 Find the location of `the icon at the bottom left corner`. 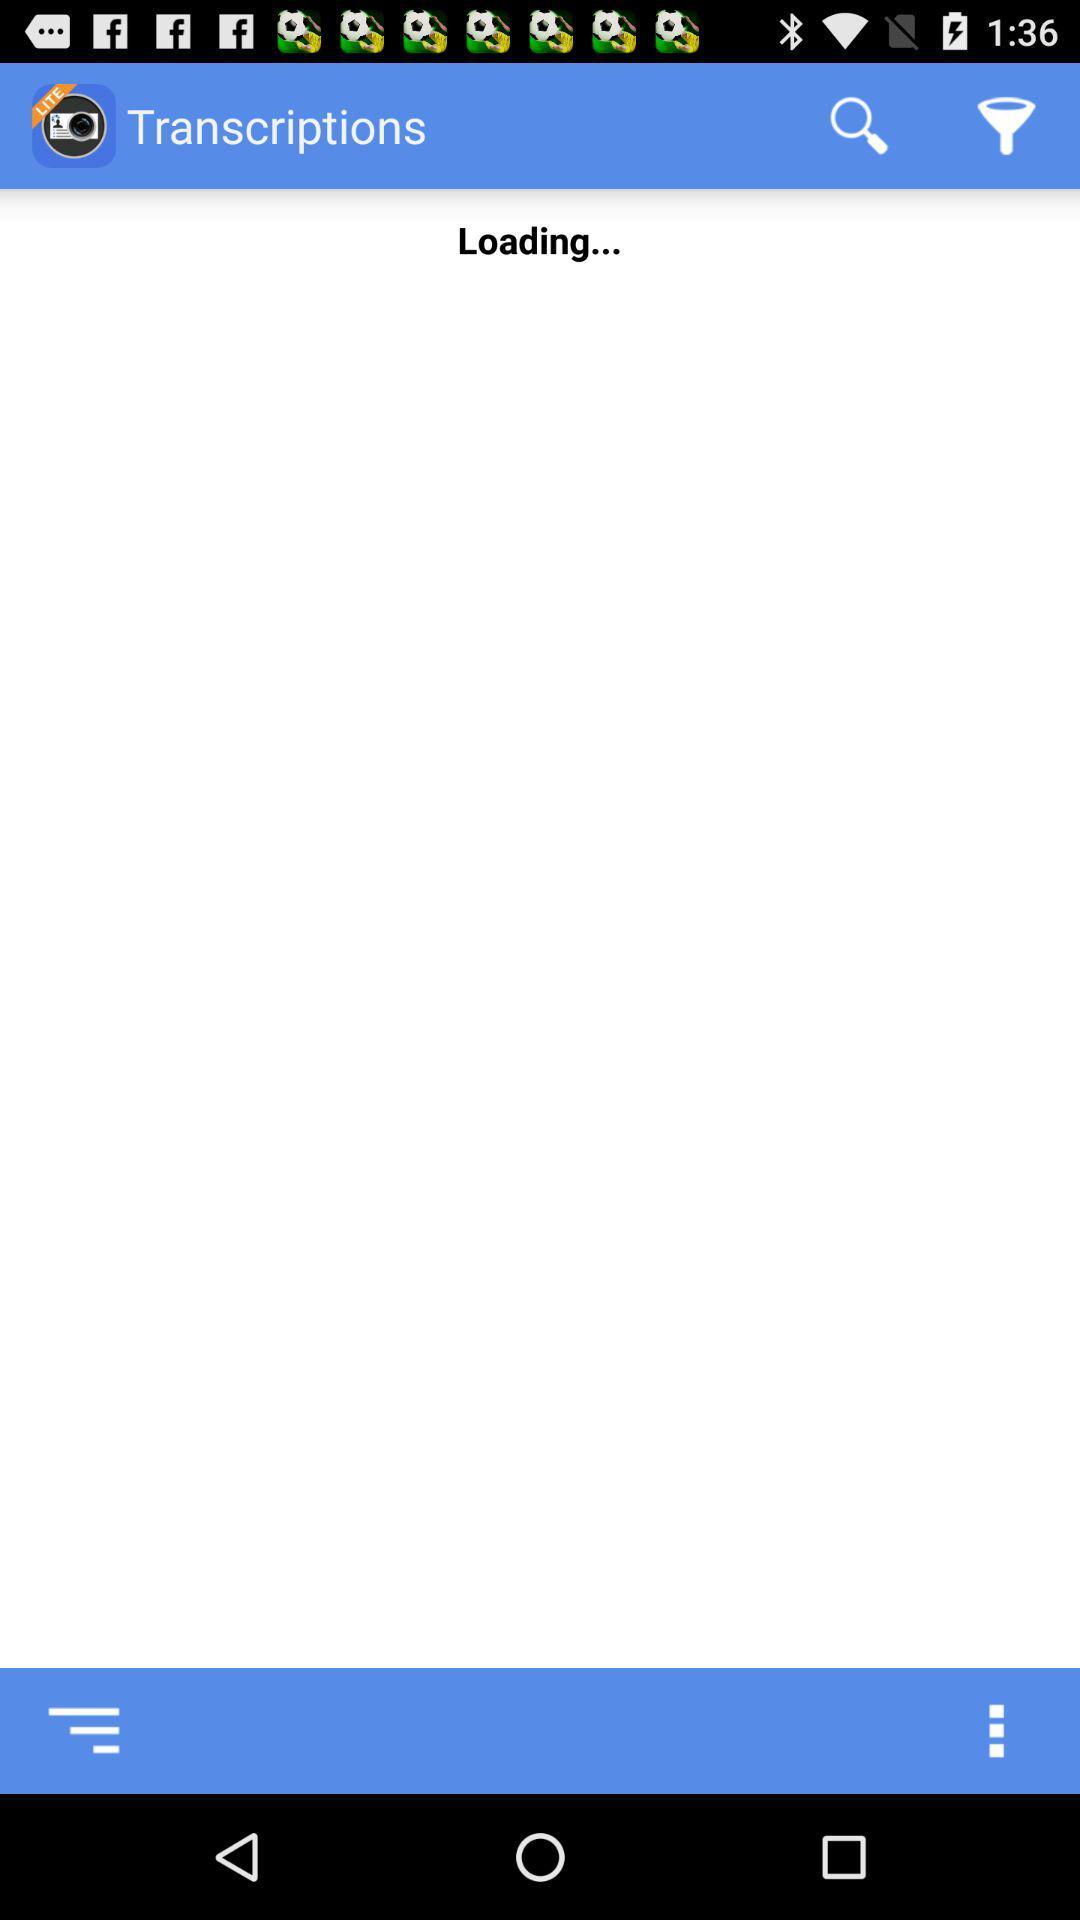

the icon at the bottom left corner is located at coordinates (61, 1730).